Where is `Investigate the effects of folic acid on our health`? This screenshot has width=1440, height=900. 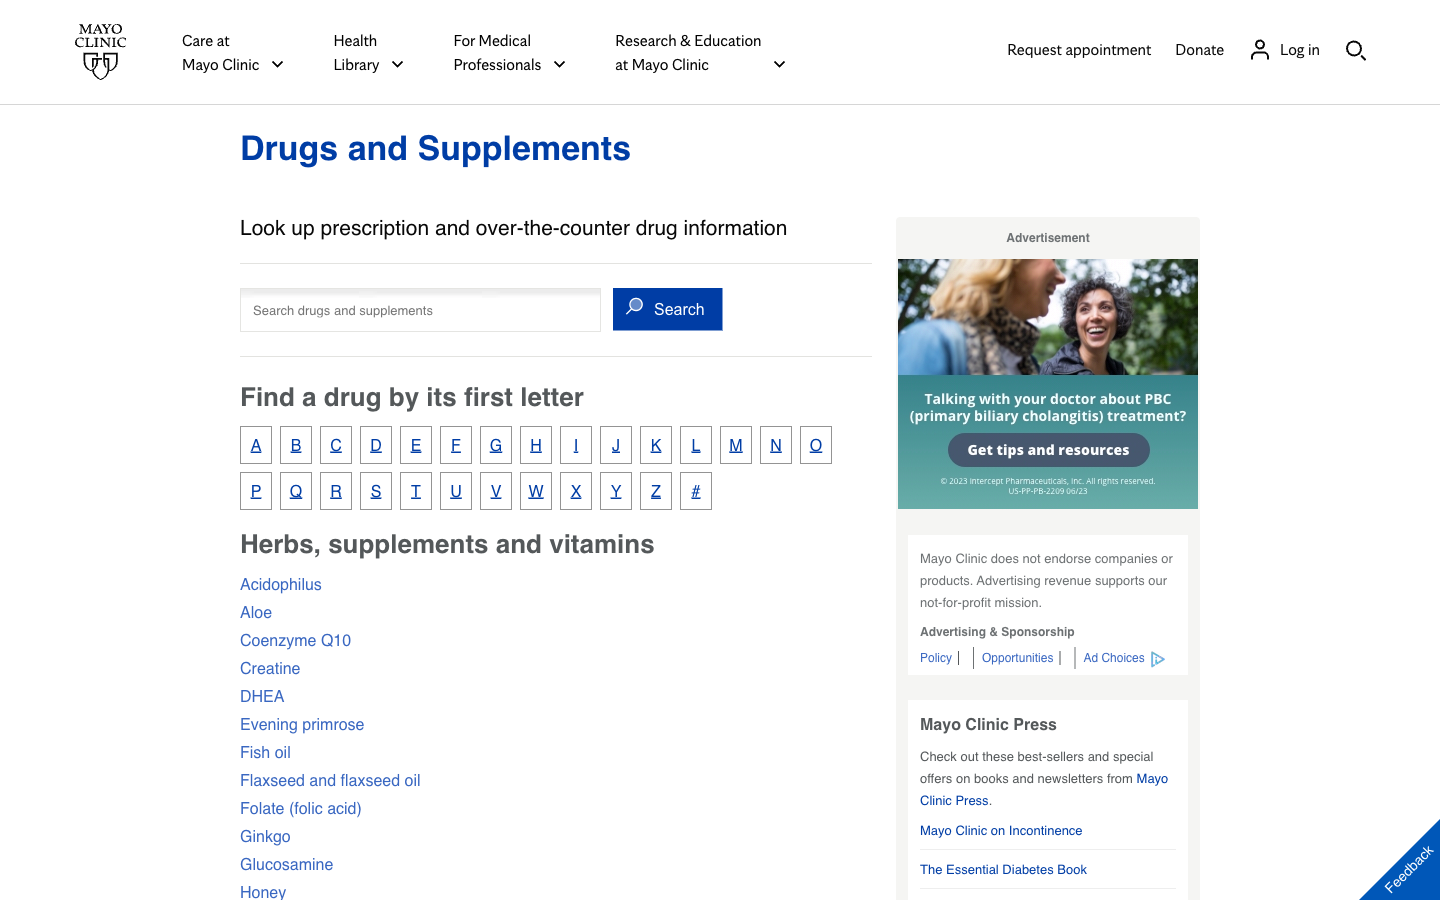 Investigate the effects of folic acid on our health is located at coordinates (299, 807).